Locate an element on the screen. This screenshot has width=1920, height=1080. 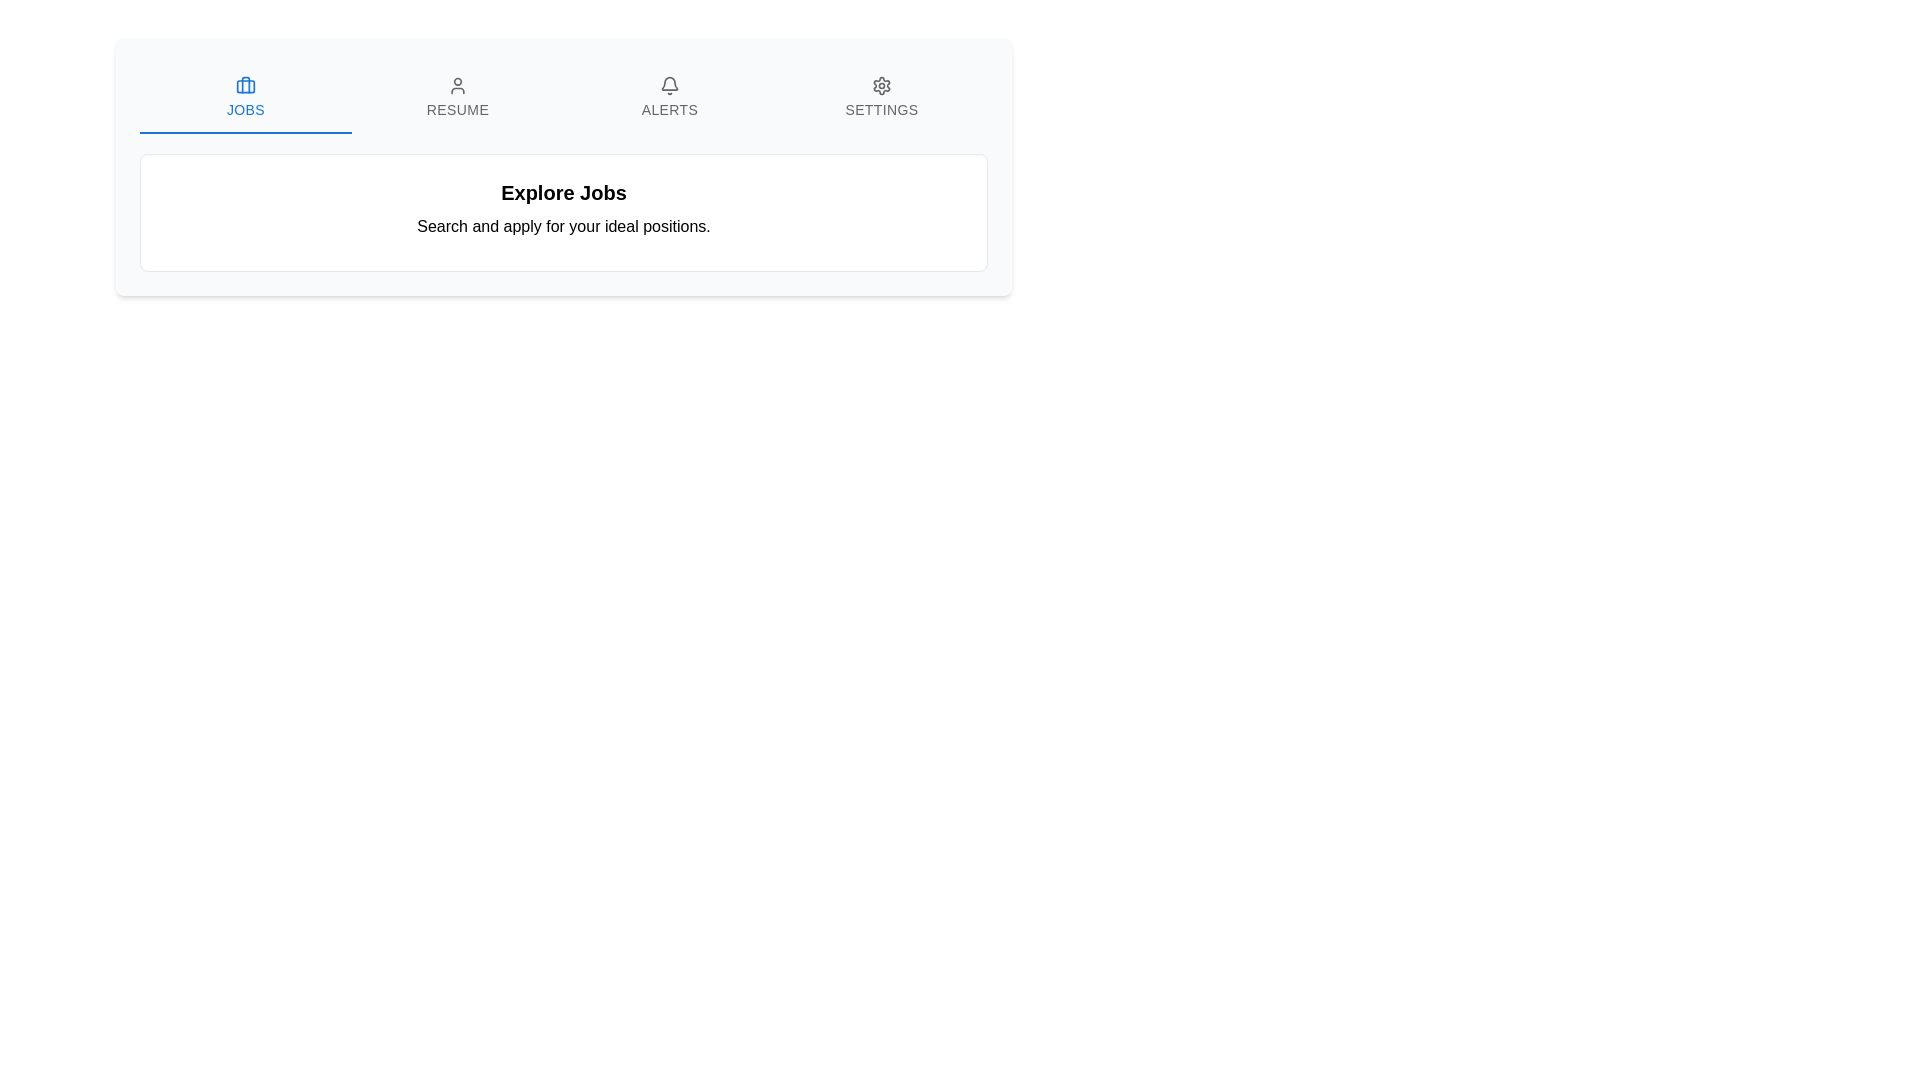
the thin red underline bar that indicates the active selection for the 'Jobs' tab in the horizontal navigation menu is located at coordinates (244, 132).